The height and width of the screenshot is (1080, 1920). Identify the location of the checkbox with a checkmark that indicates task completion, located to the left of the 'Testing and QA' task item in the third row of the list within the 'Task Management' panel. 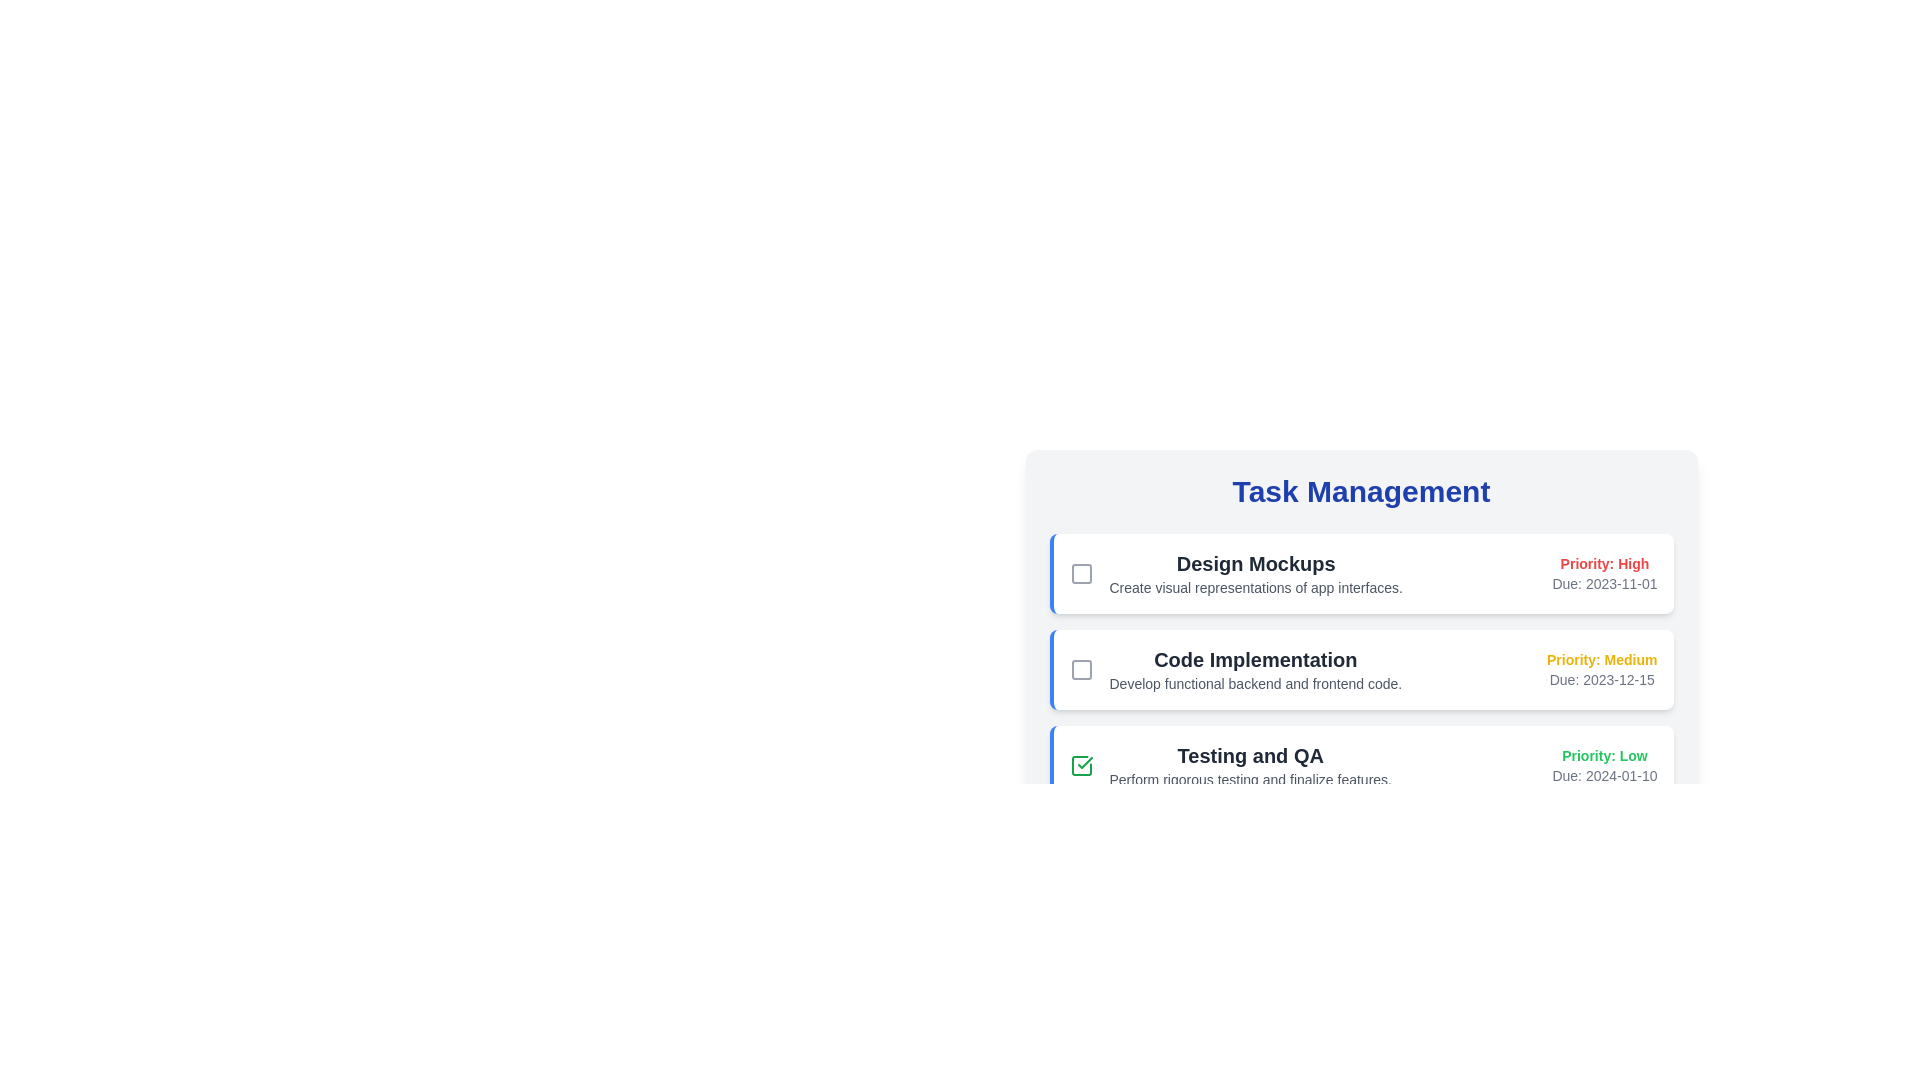
(1080, 765).